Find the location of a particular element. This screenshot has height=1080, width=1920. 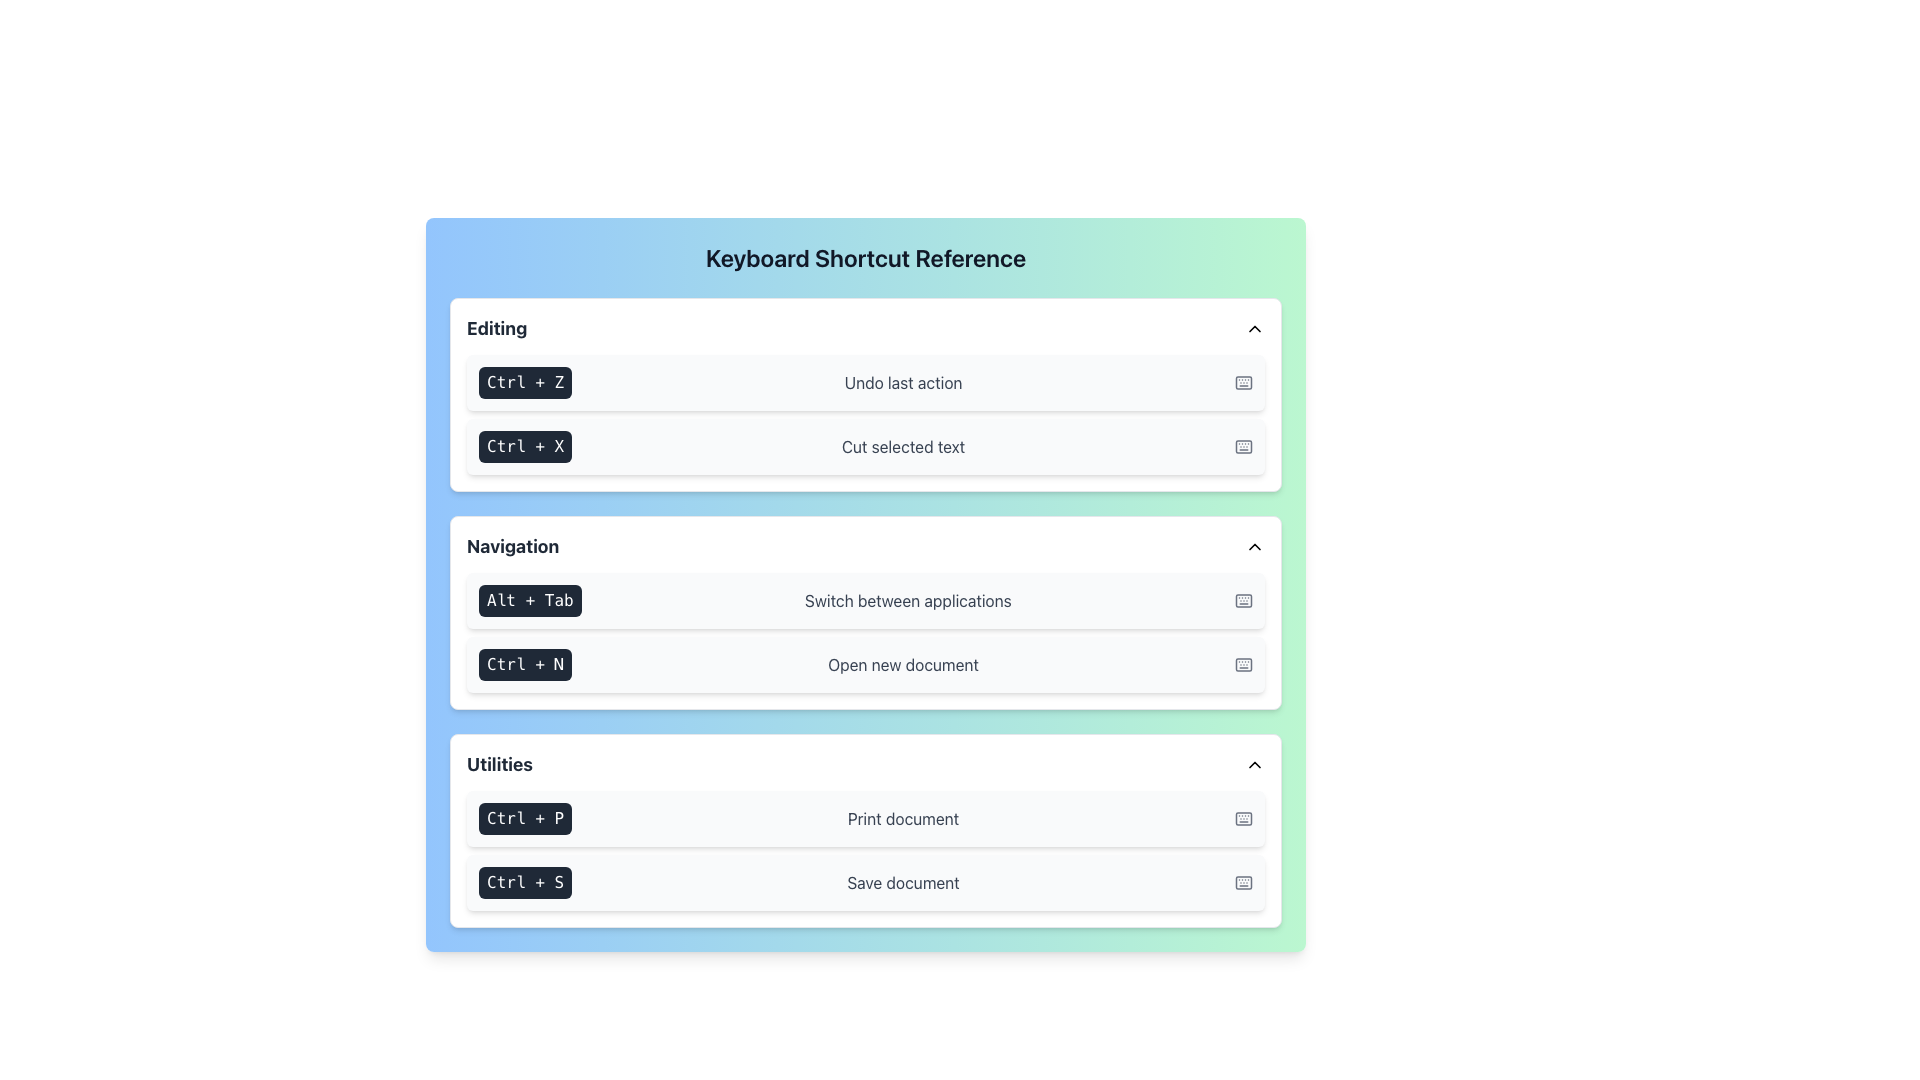

the 'Ctrl + N' button, which is a rectangular button with rounded corners, located in the 'Navigation' section under 'Open new document.' is located at coordinates (525, 664).